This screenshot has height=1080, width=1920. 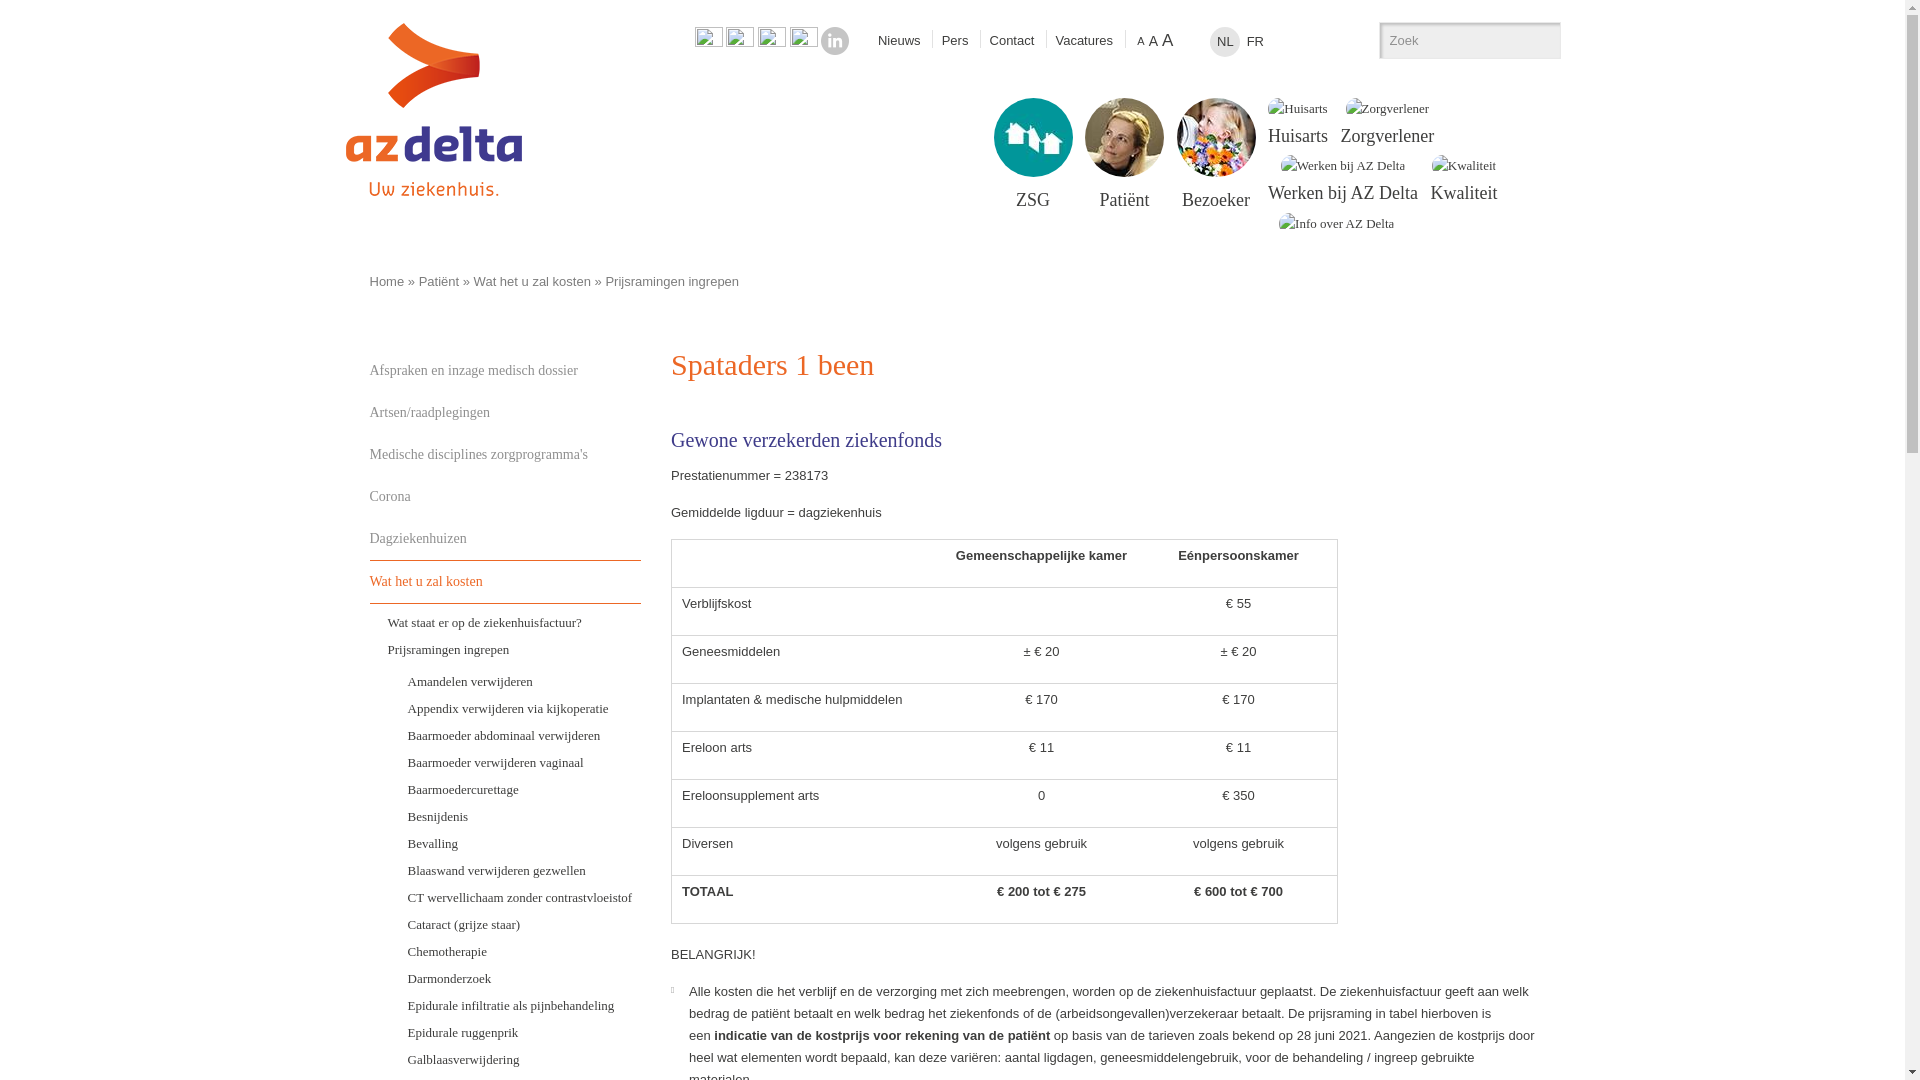 I want to click on 'Corona', so click(x=369, y=496).